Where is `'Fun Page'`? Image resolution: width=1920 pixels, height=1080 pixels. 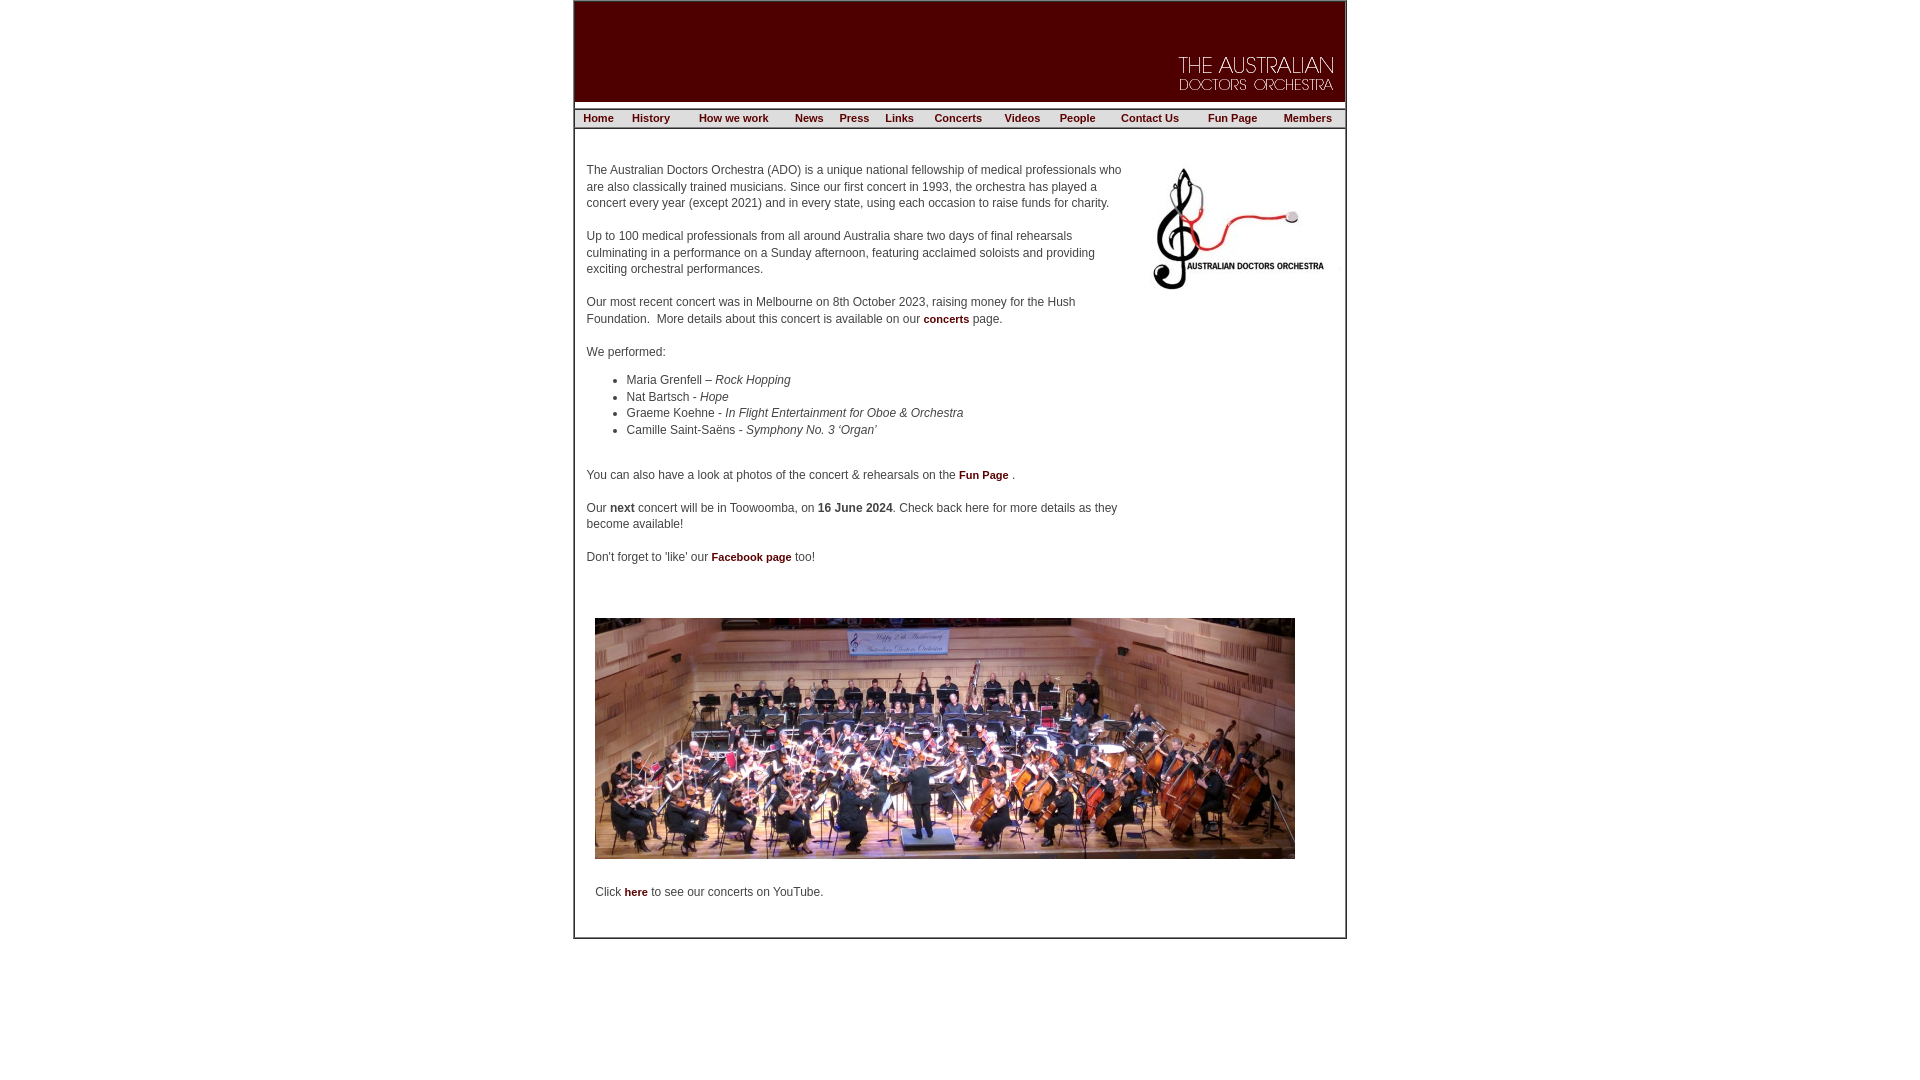 'Fun Page' is located at coordinates (1232, 118).